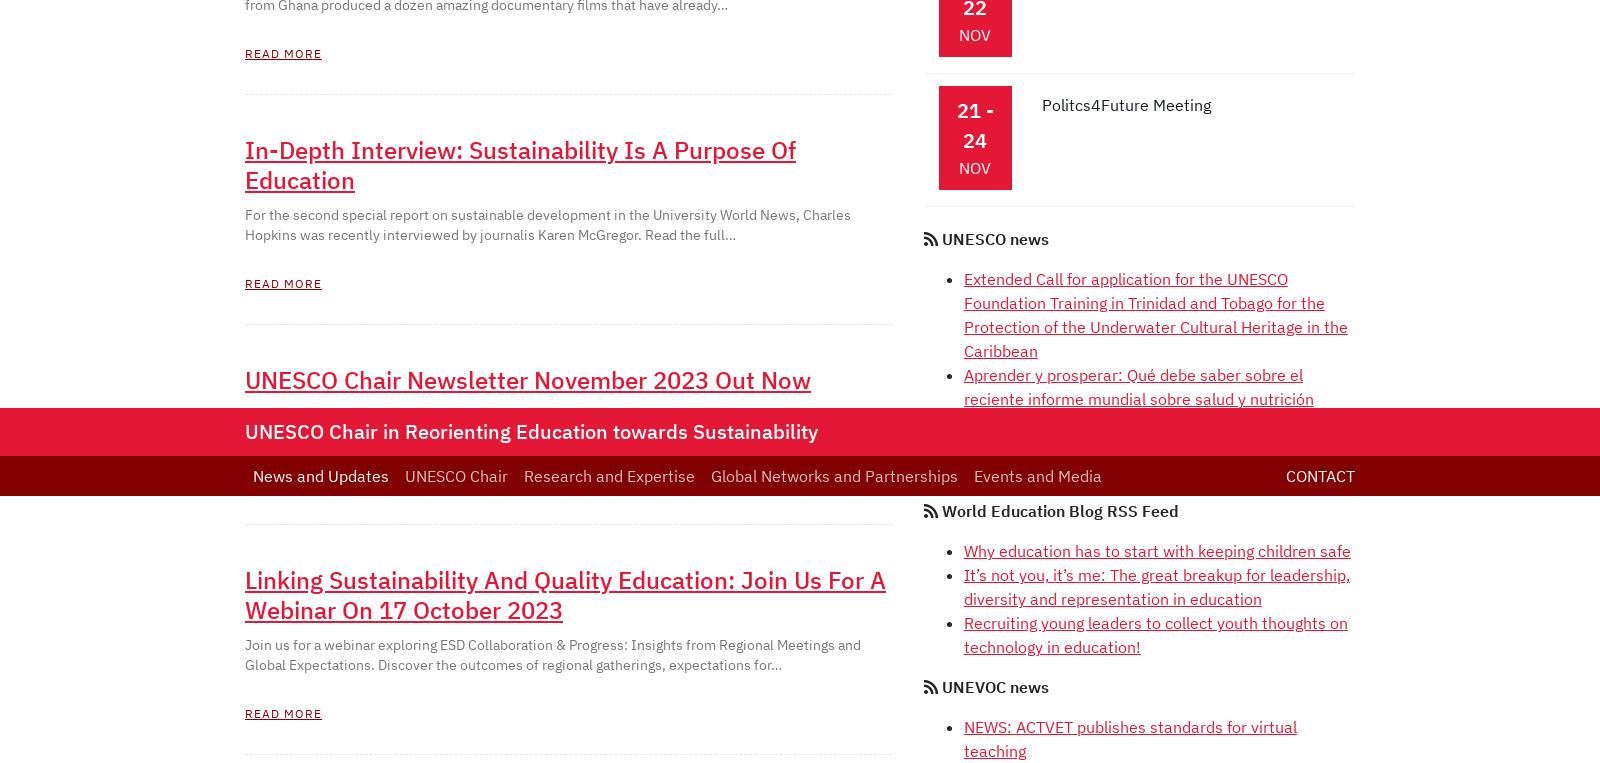 The height and width of the screenshot is (763, 1600). What do you see at coordinates (551, 275) in the screenshot?
I see `'Contact'` at bounding box center [551, 275].